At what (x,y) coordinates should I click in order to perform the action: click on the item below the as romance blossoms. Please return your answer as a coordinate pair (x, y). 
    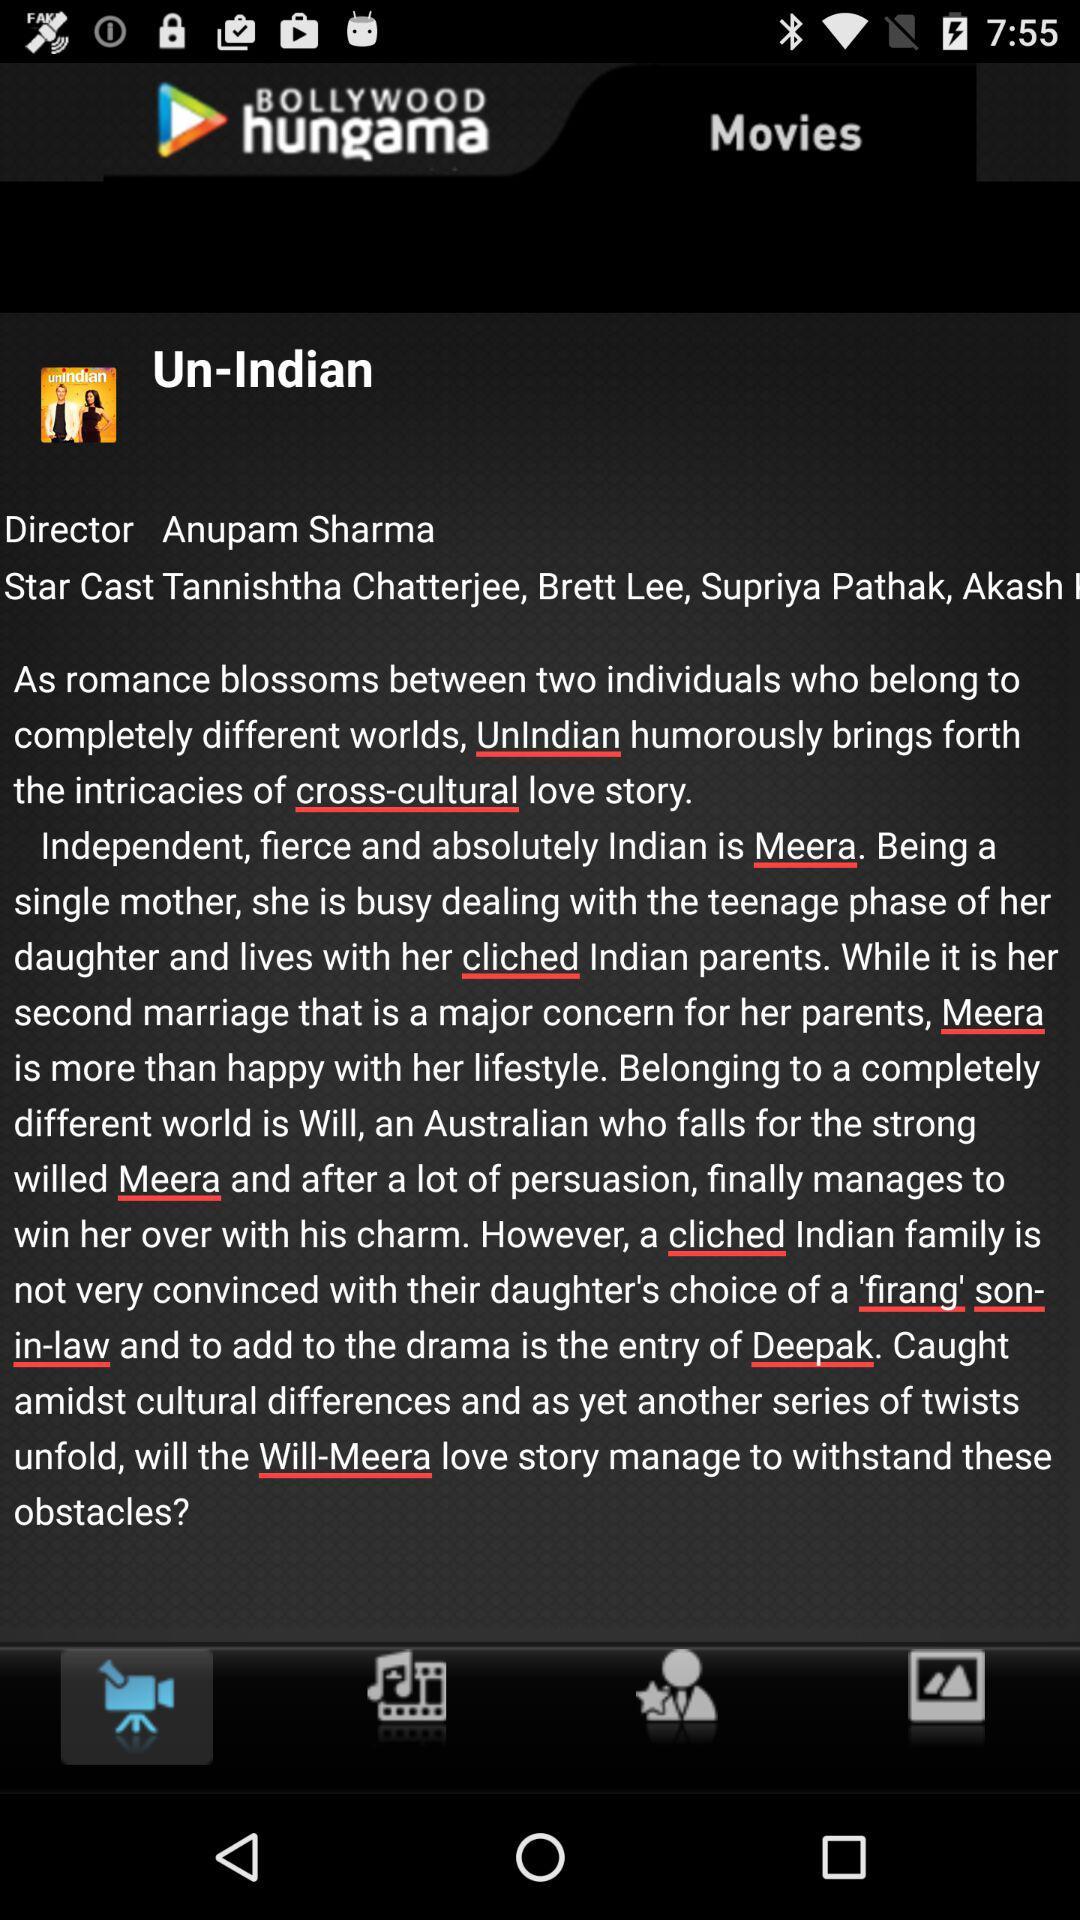
    Looking at the image, I should click on (135, 1706).